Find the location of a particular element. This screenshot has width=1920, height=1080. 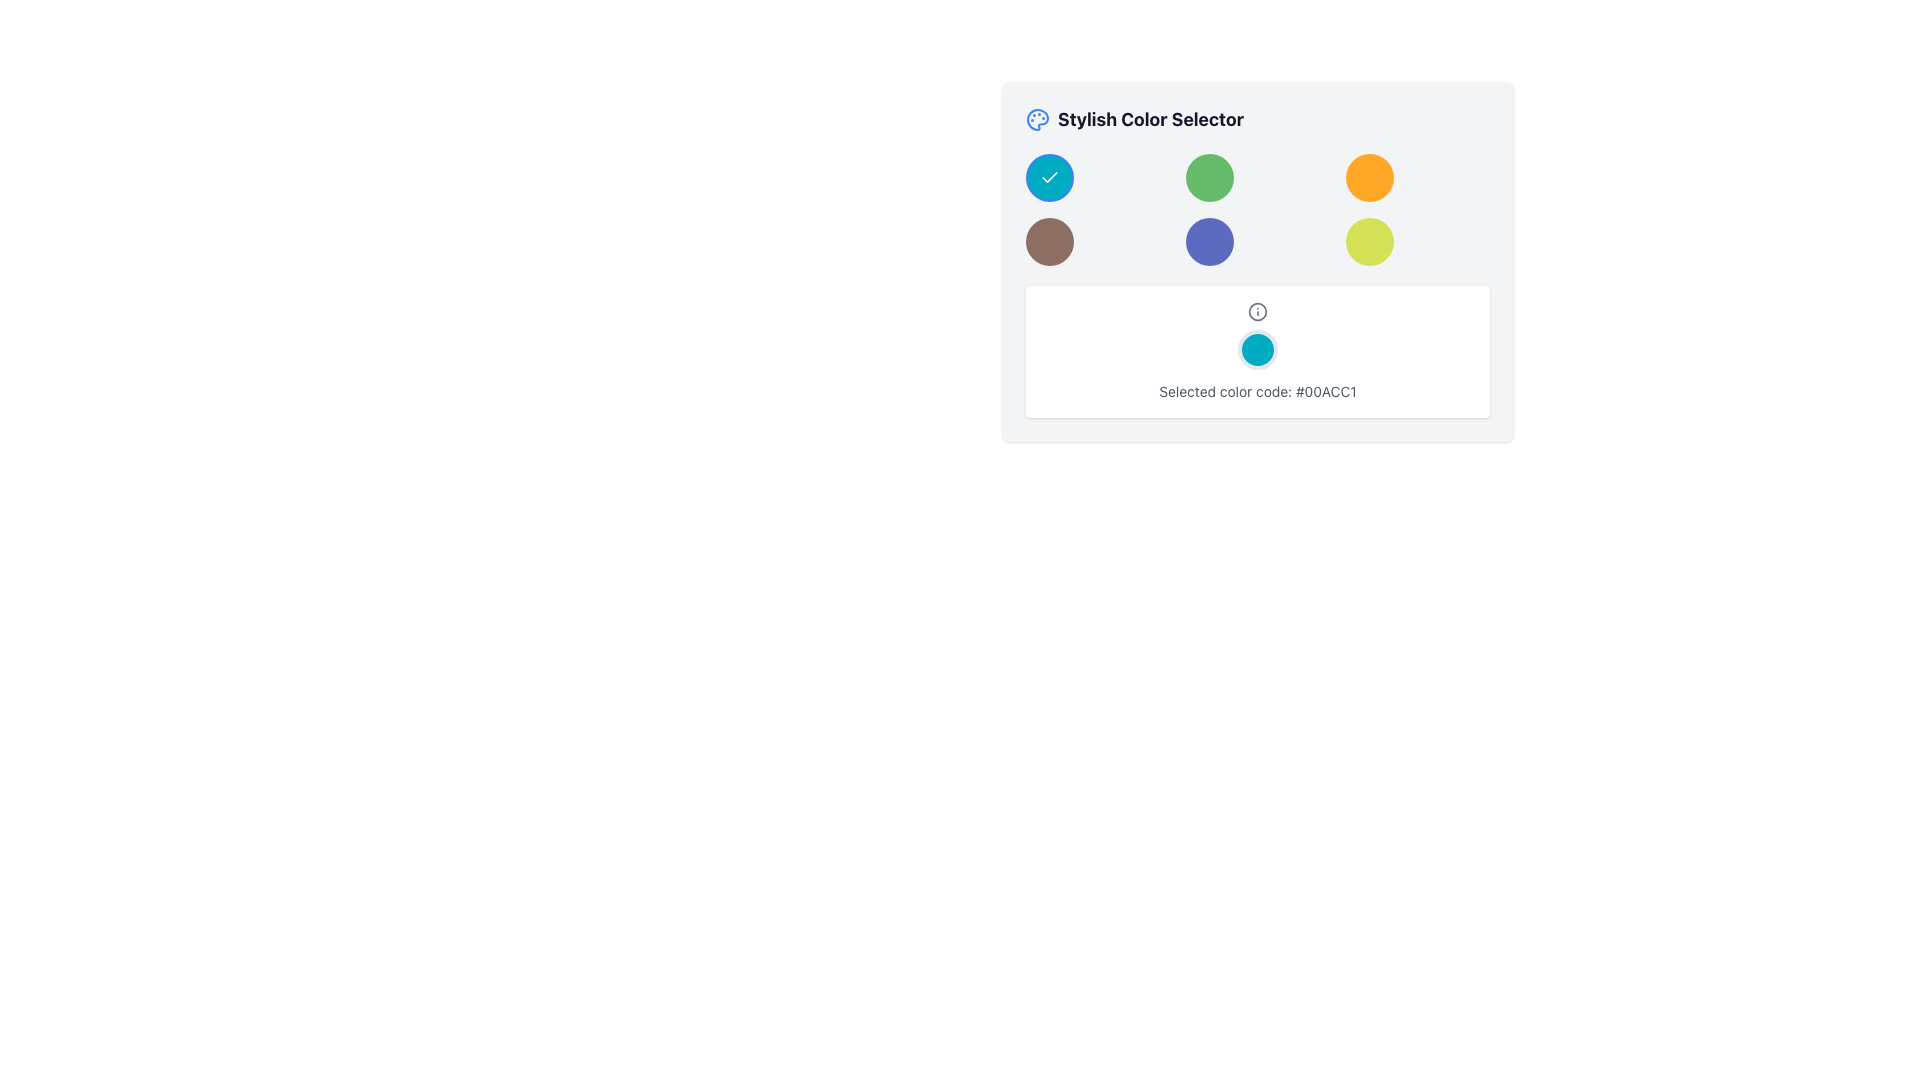

the circular interactive button in the Stylish Color Selector interface located in the top row and middle column of the 3x3 grid to trigger hover effects is located at coordinates (1208, 176).